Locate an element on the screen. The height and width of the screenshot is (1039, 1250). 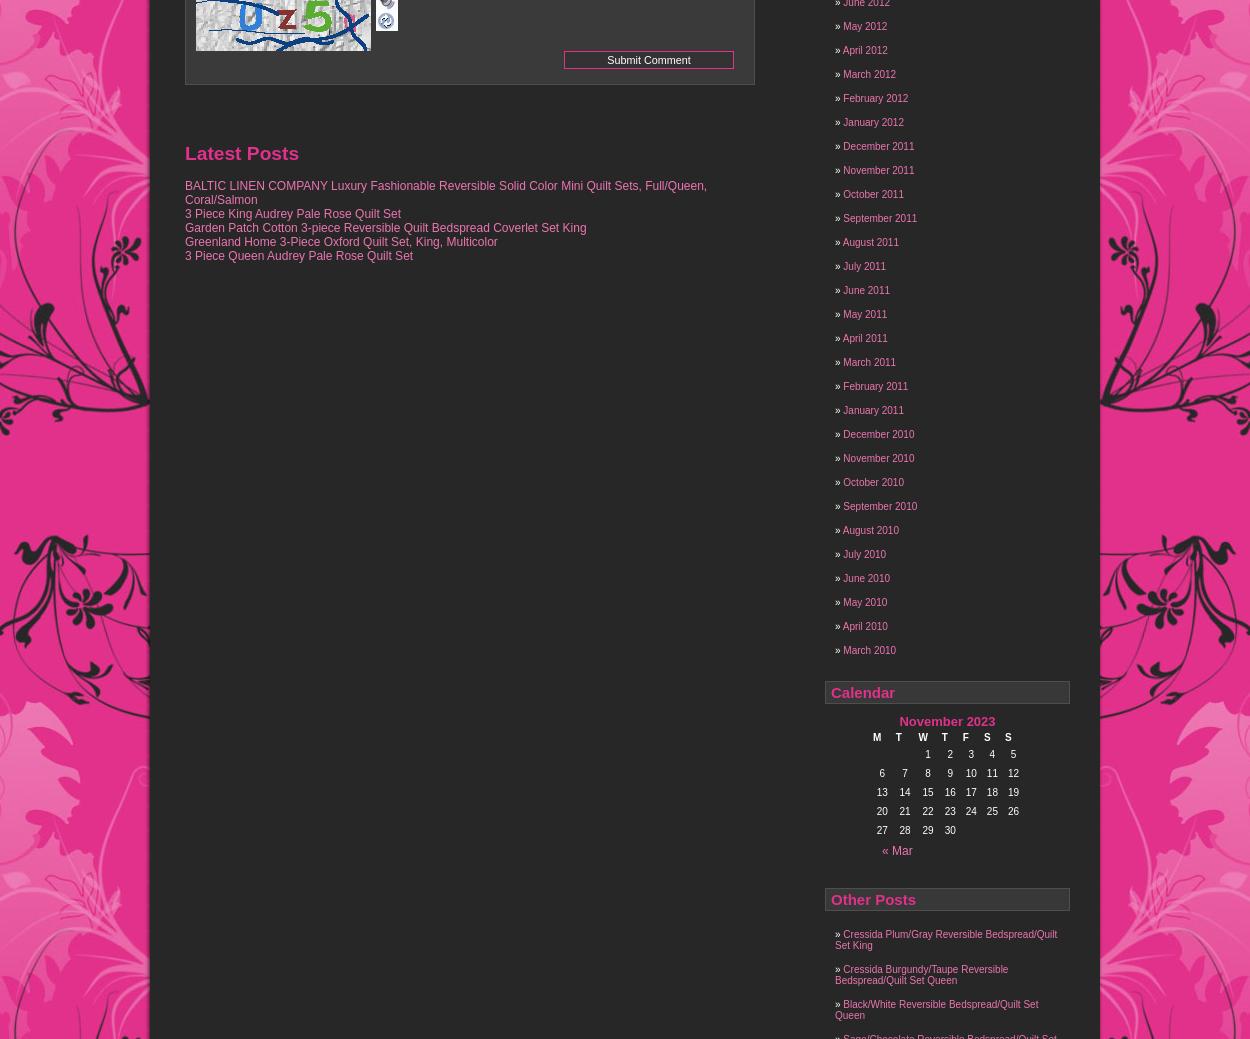
'October 2011' is located at coordinates (872, 194).